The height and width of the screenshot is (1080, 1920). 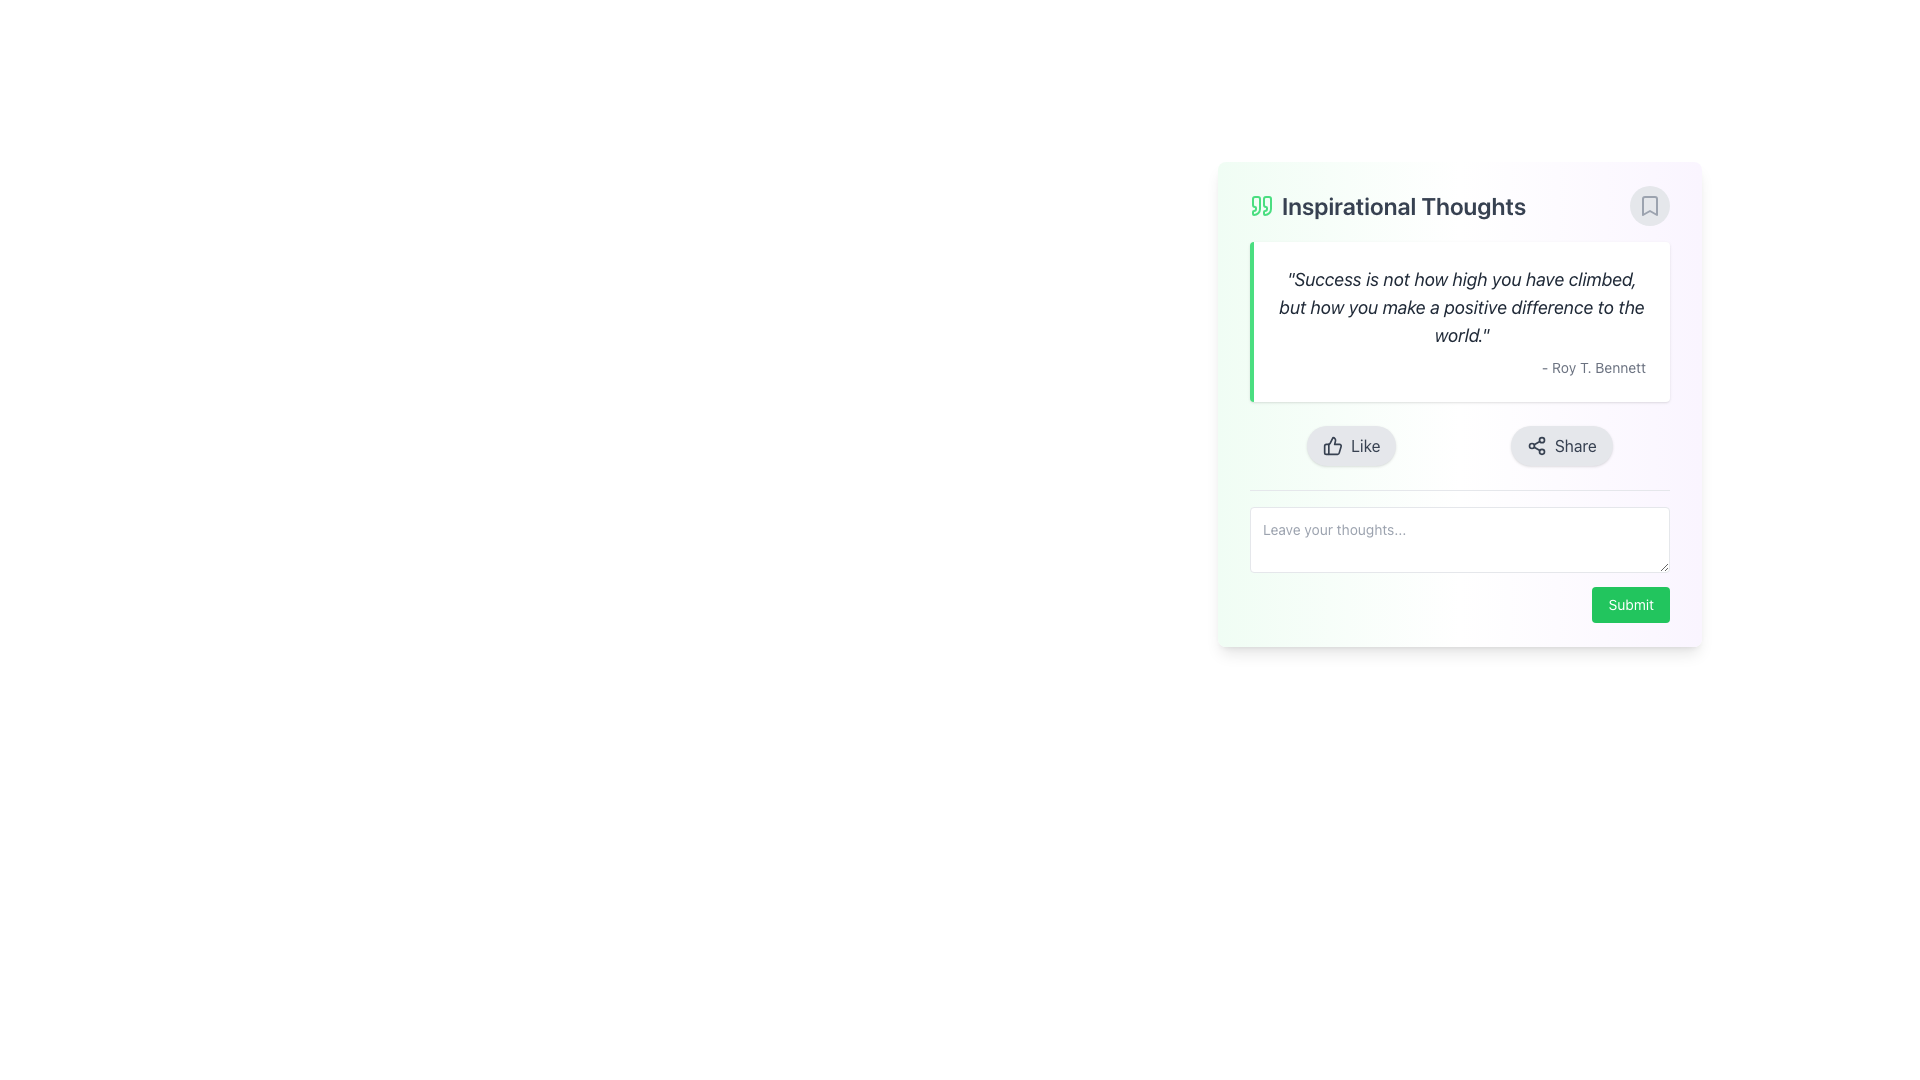 What do you see at coordinates (1631, 604) in the screenshot?
I see `the 'Submit' button` at bounding box center [1631, 604].